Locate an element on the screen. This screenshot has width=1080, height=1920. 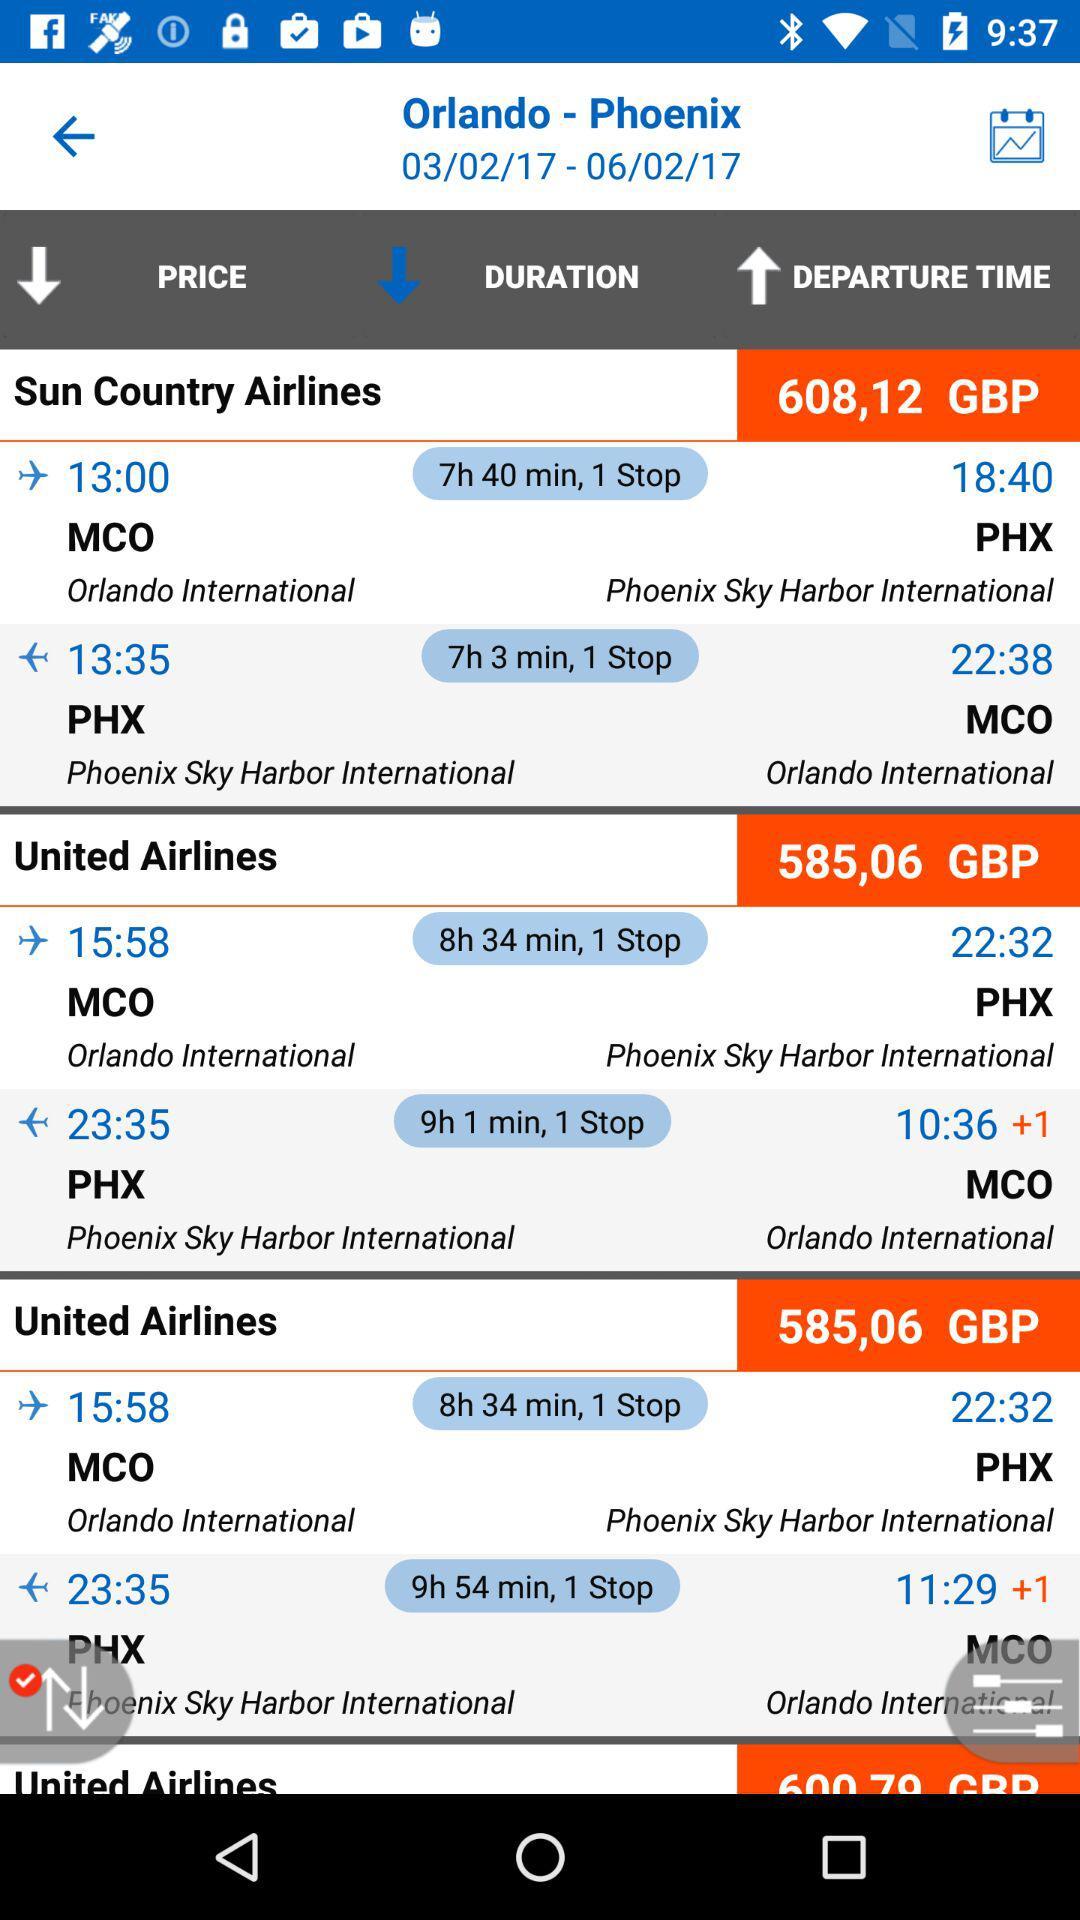
item below 13:35 is located at coordinates (33, 691).